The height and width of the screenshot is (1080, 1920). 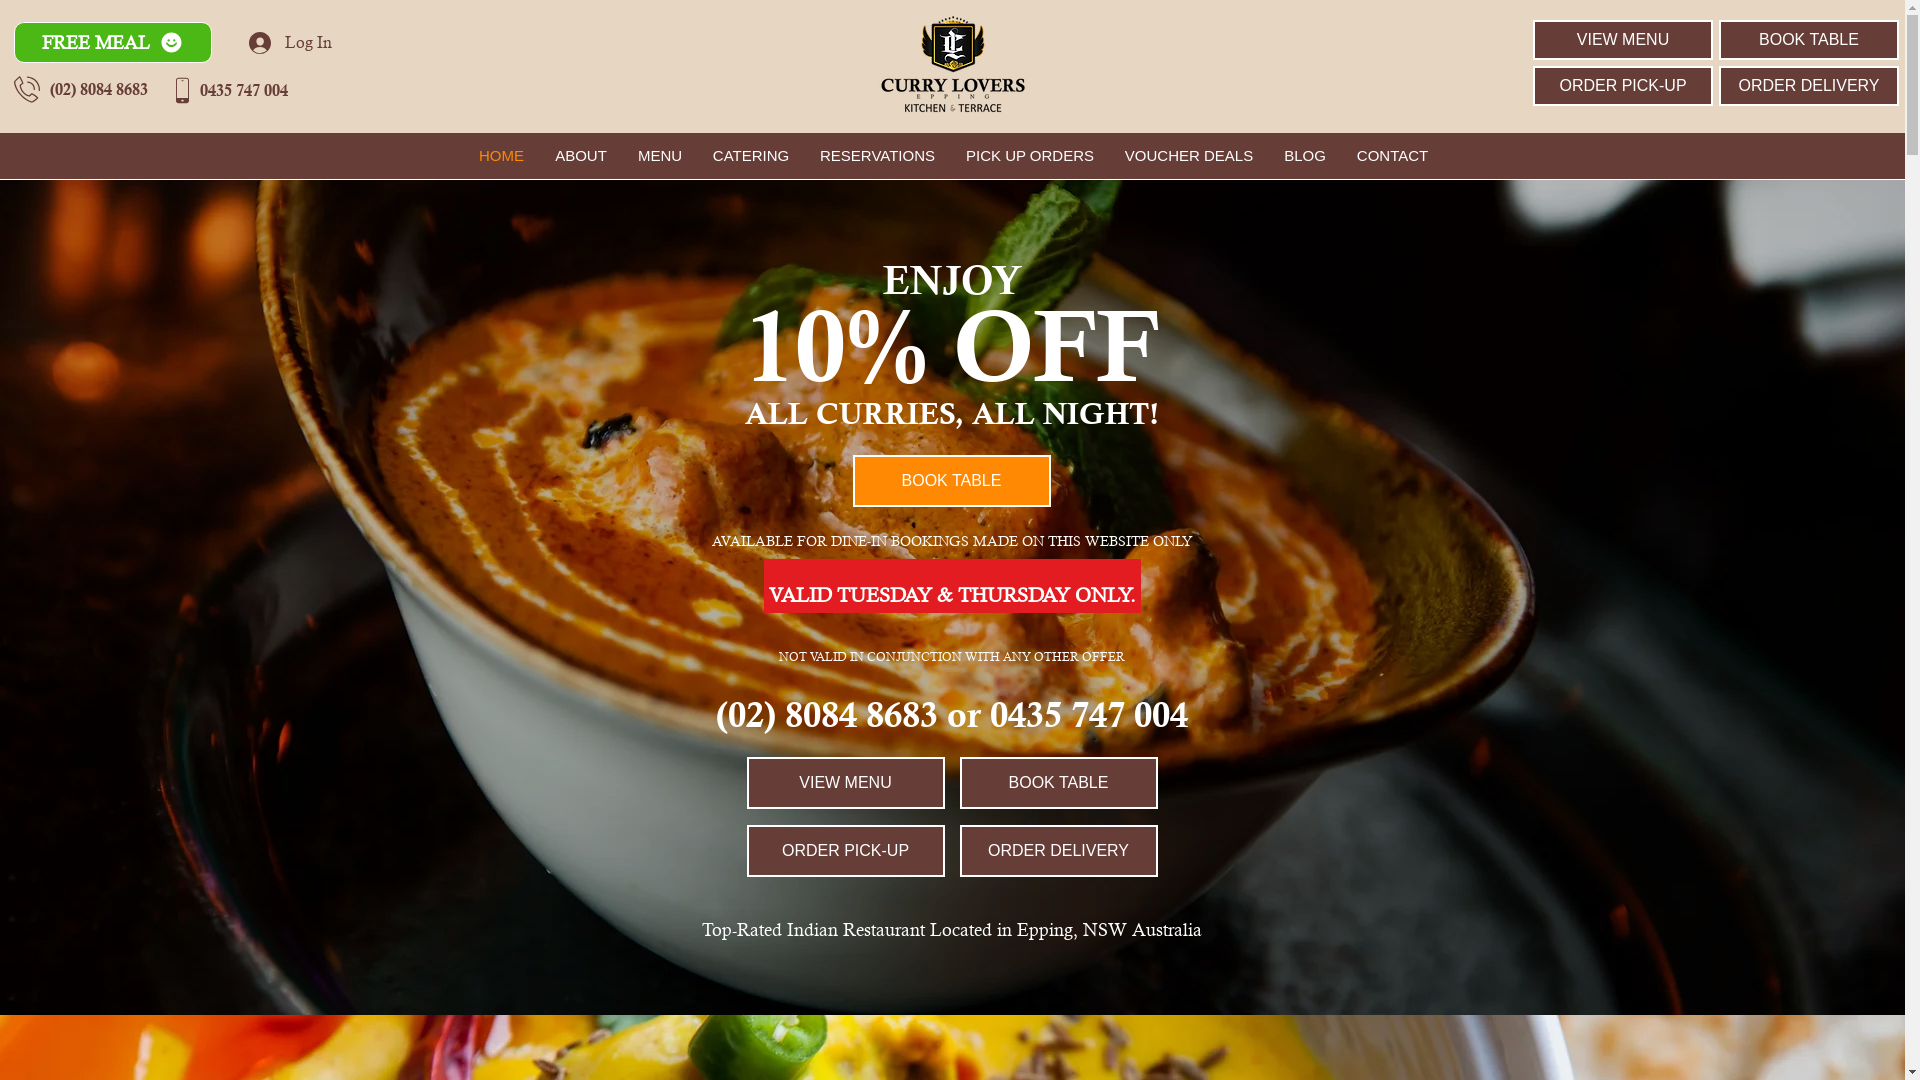 I want to click on 'FREE MEAL', so click(x=112, y=42).